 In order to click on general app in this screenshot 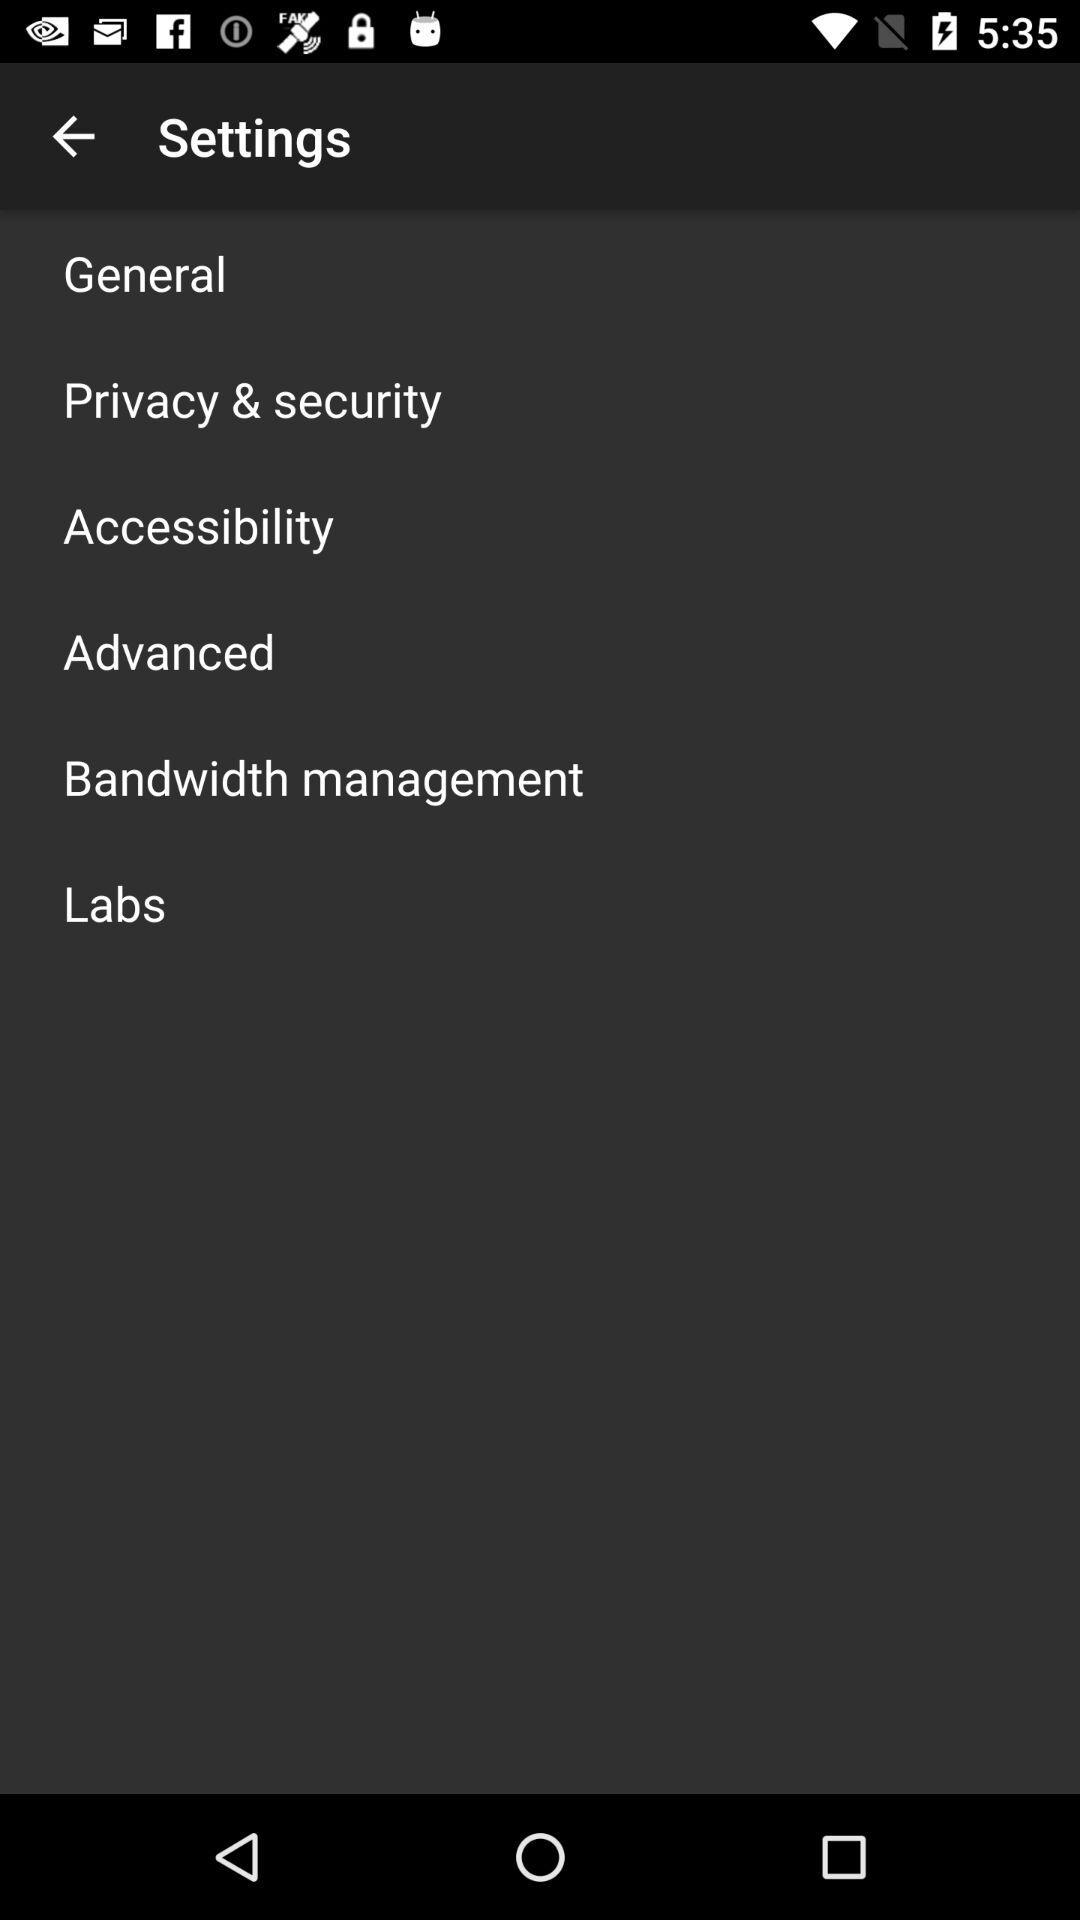, I will do `click(144, 272)`.